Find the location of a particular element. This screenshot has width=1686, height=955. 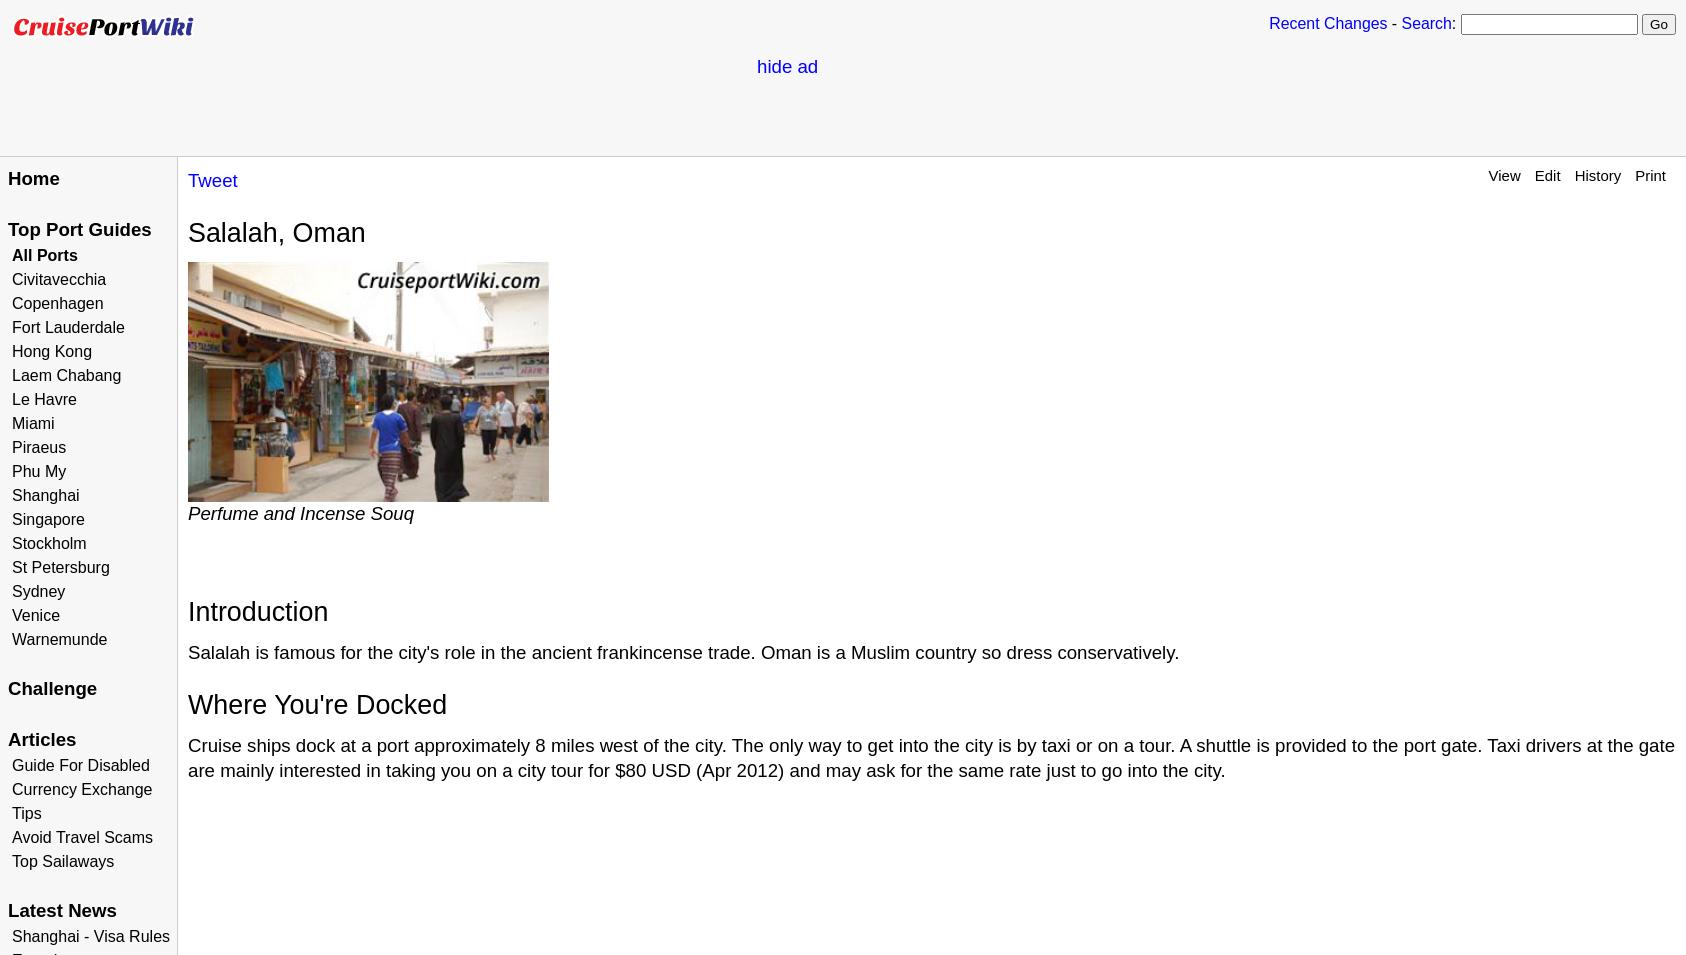

'Edit' is located at coordinates (1532, 175).